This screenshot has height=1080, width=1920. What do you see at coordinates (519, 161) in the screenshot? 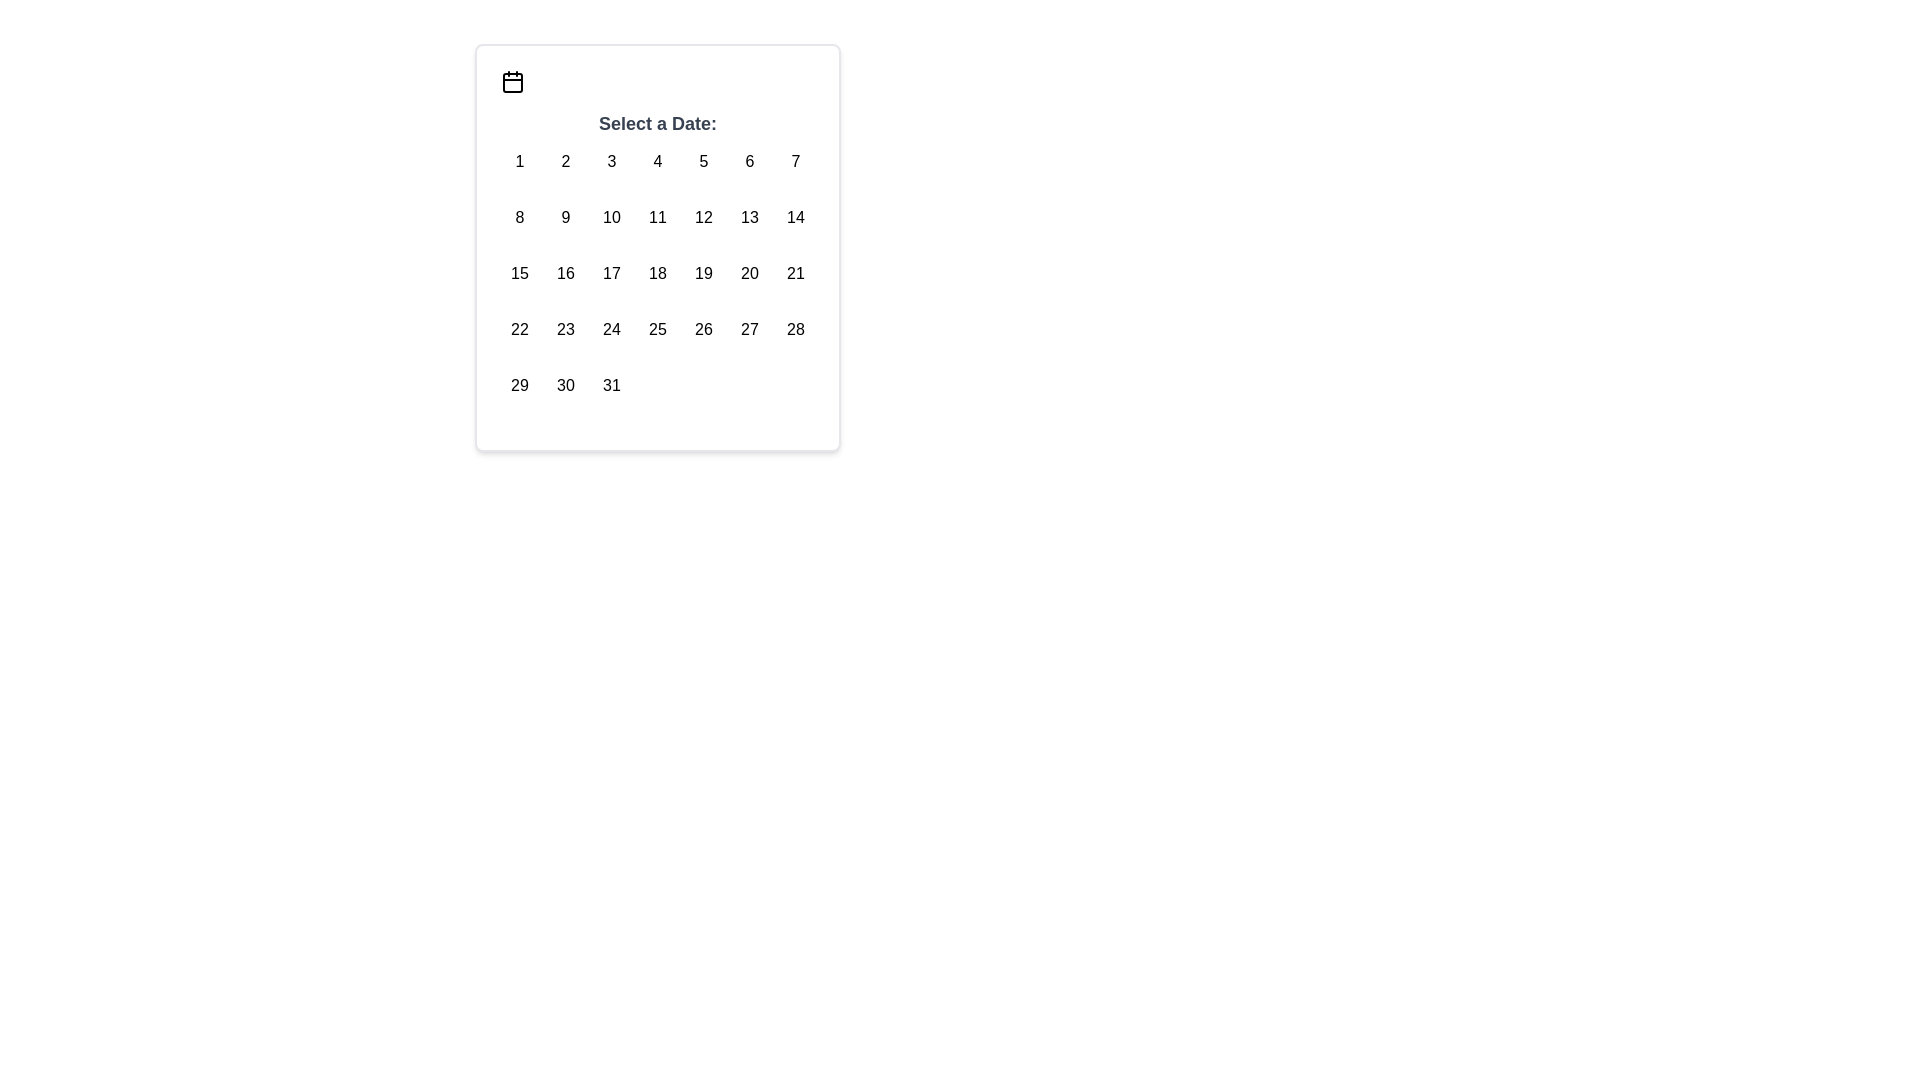
I see `the selectable date button` at bounding box center [519, 161].